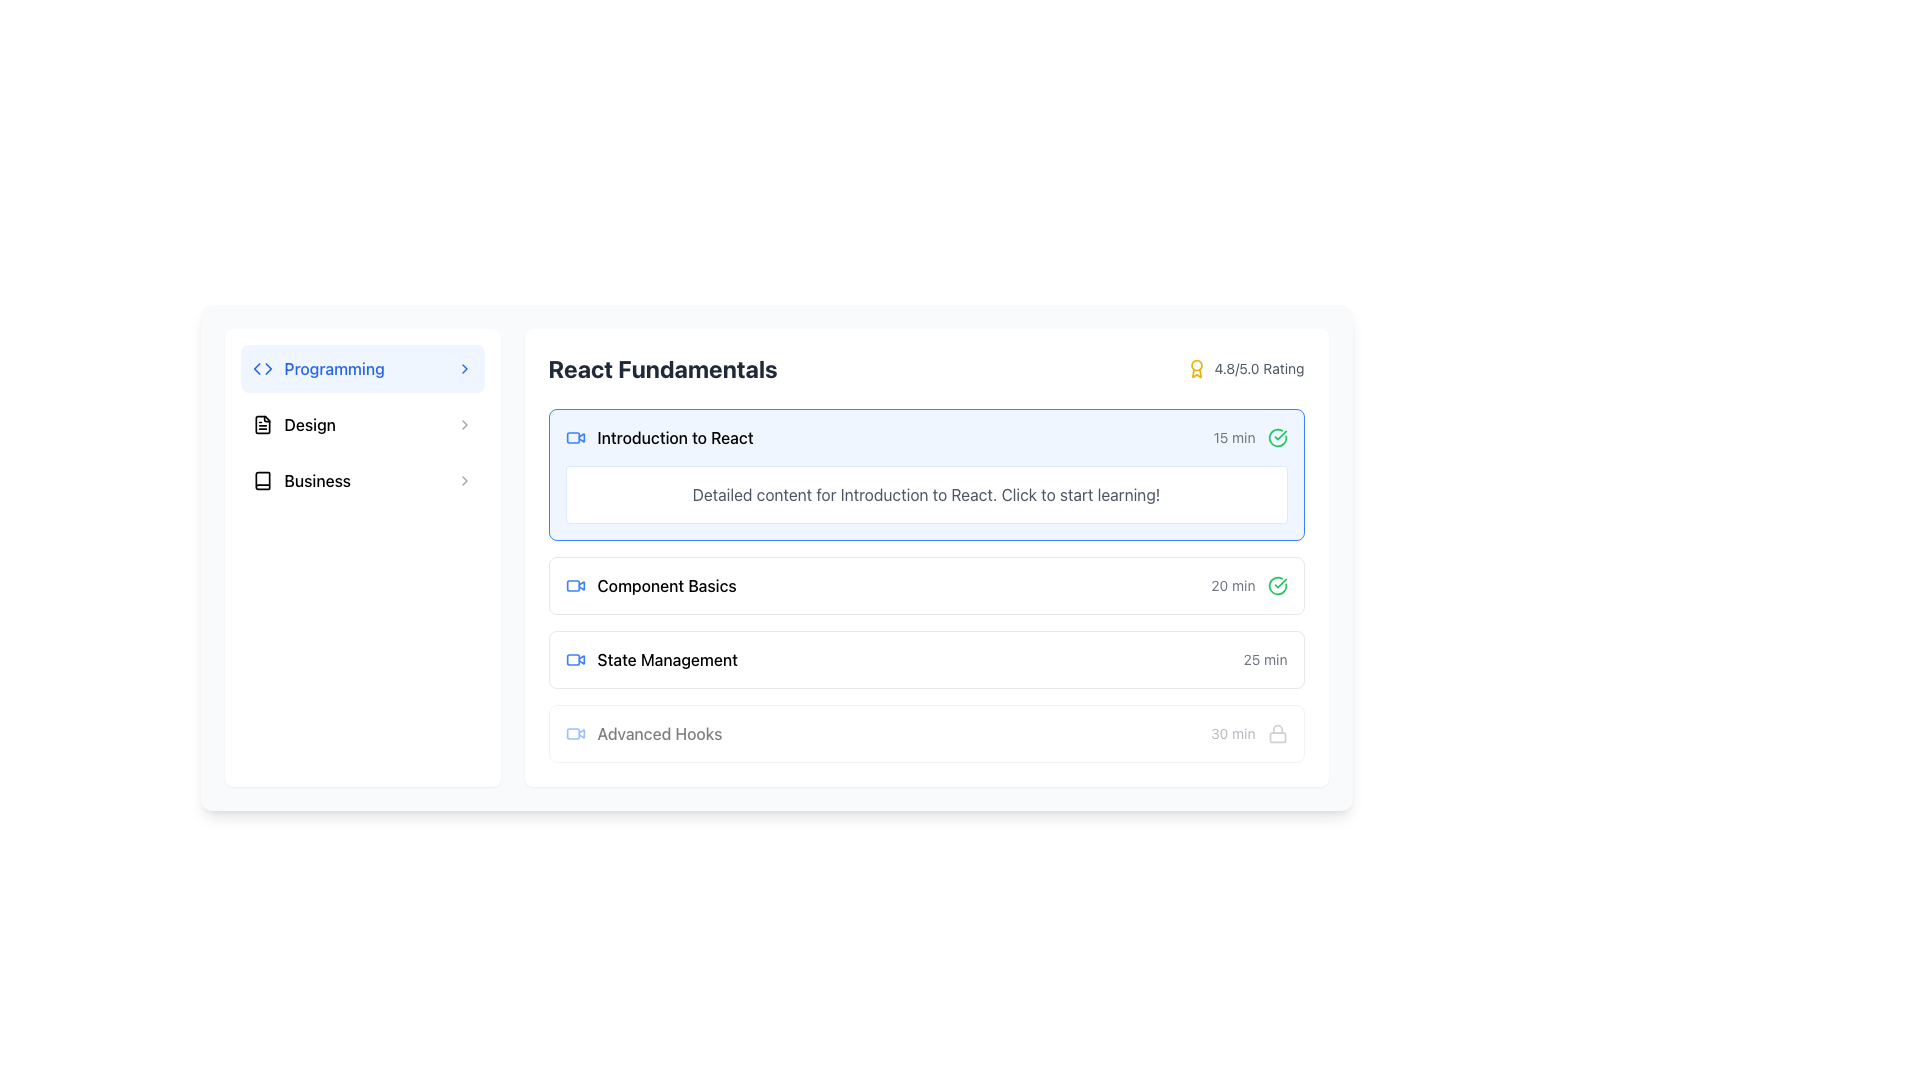 This screenshot has width=1920, height=1080. I want to click on the second interactive card in the 'React Fundamentals' section, which represents a course module or topic, so click(925, 585).